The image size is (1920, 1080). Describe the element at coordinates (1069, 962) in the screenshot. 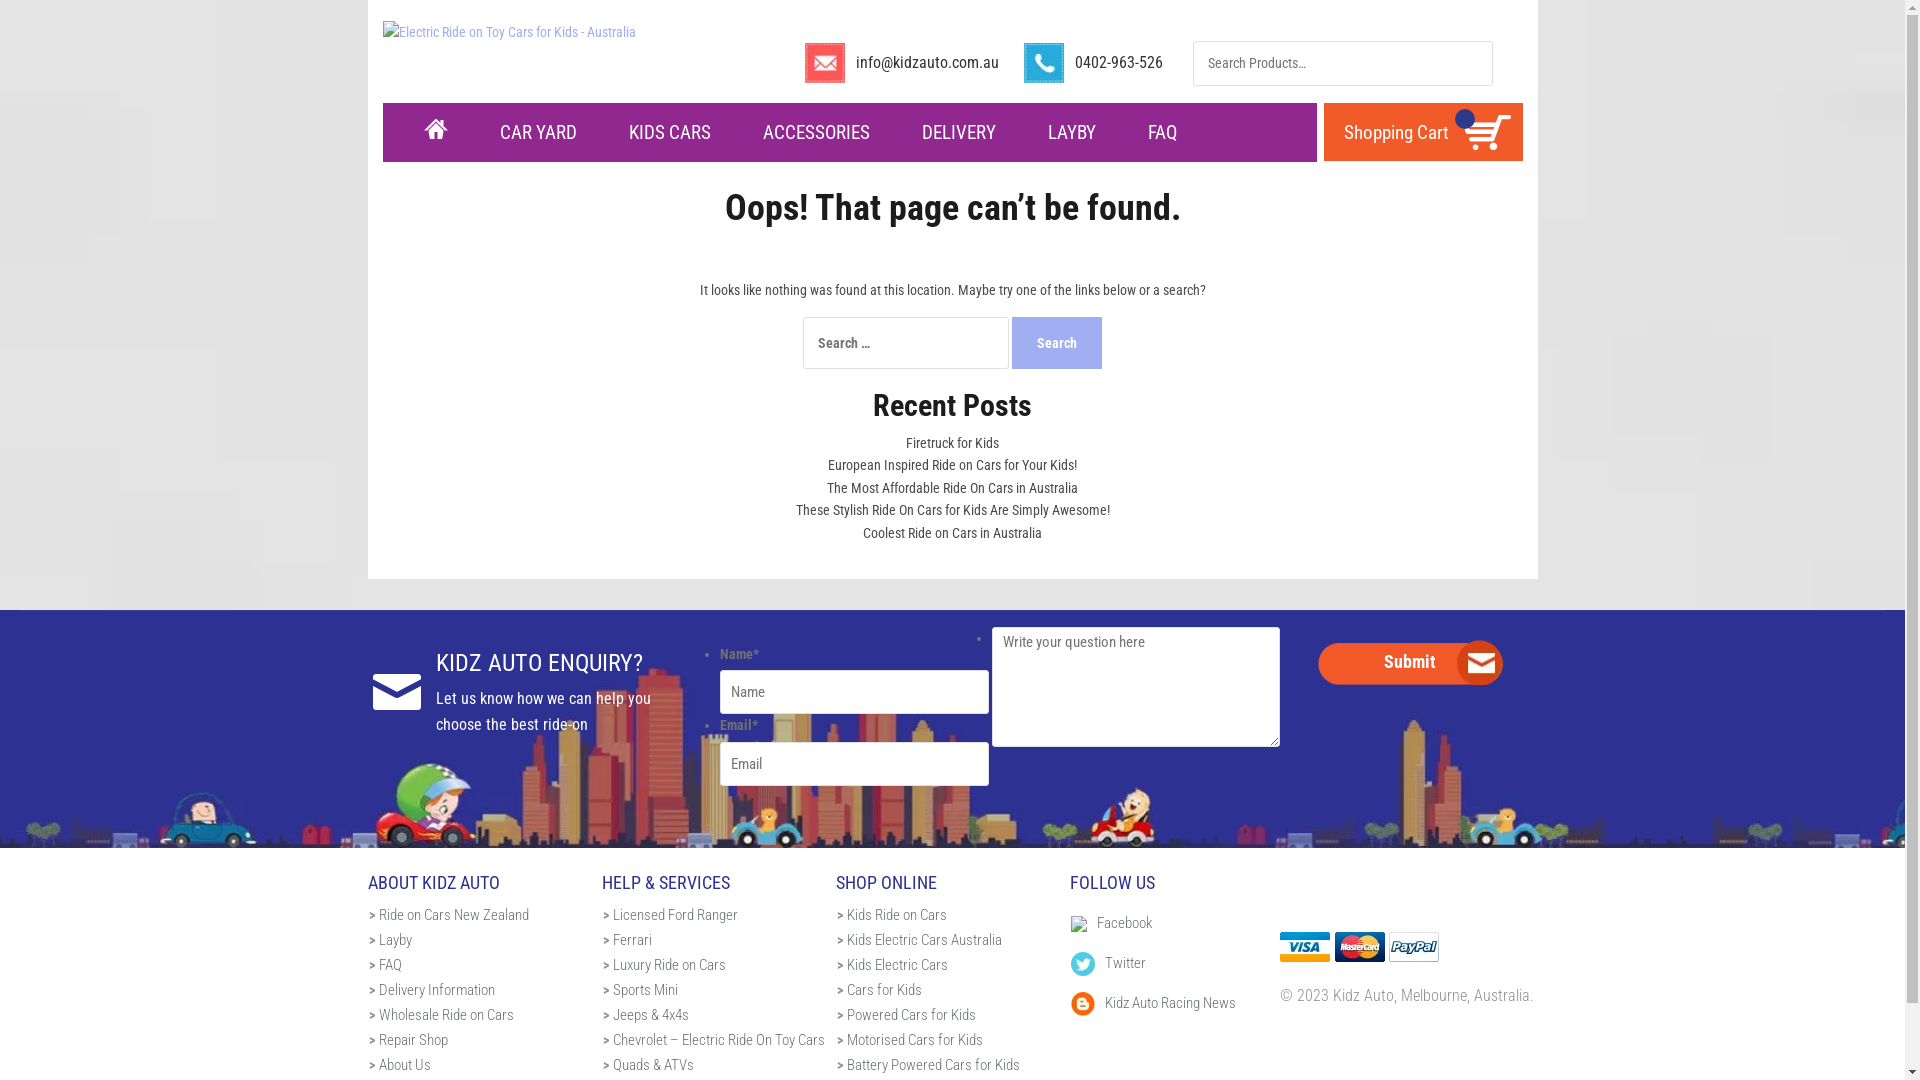

I see `'Twitter'` at that location.